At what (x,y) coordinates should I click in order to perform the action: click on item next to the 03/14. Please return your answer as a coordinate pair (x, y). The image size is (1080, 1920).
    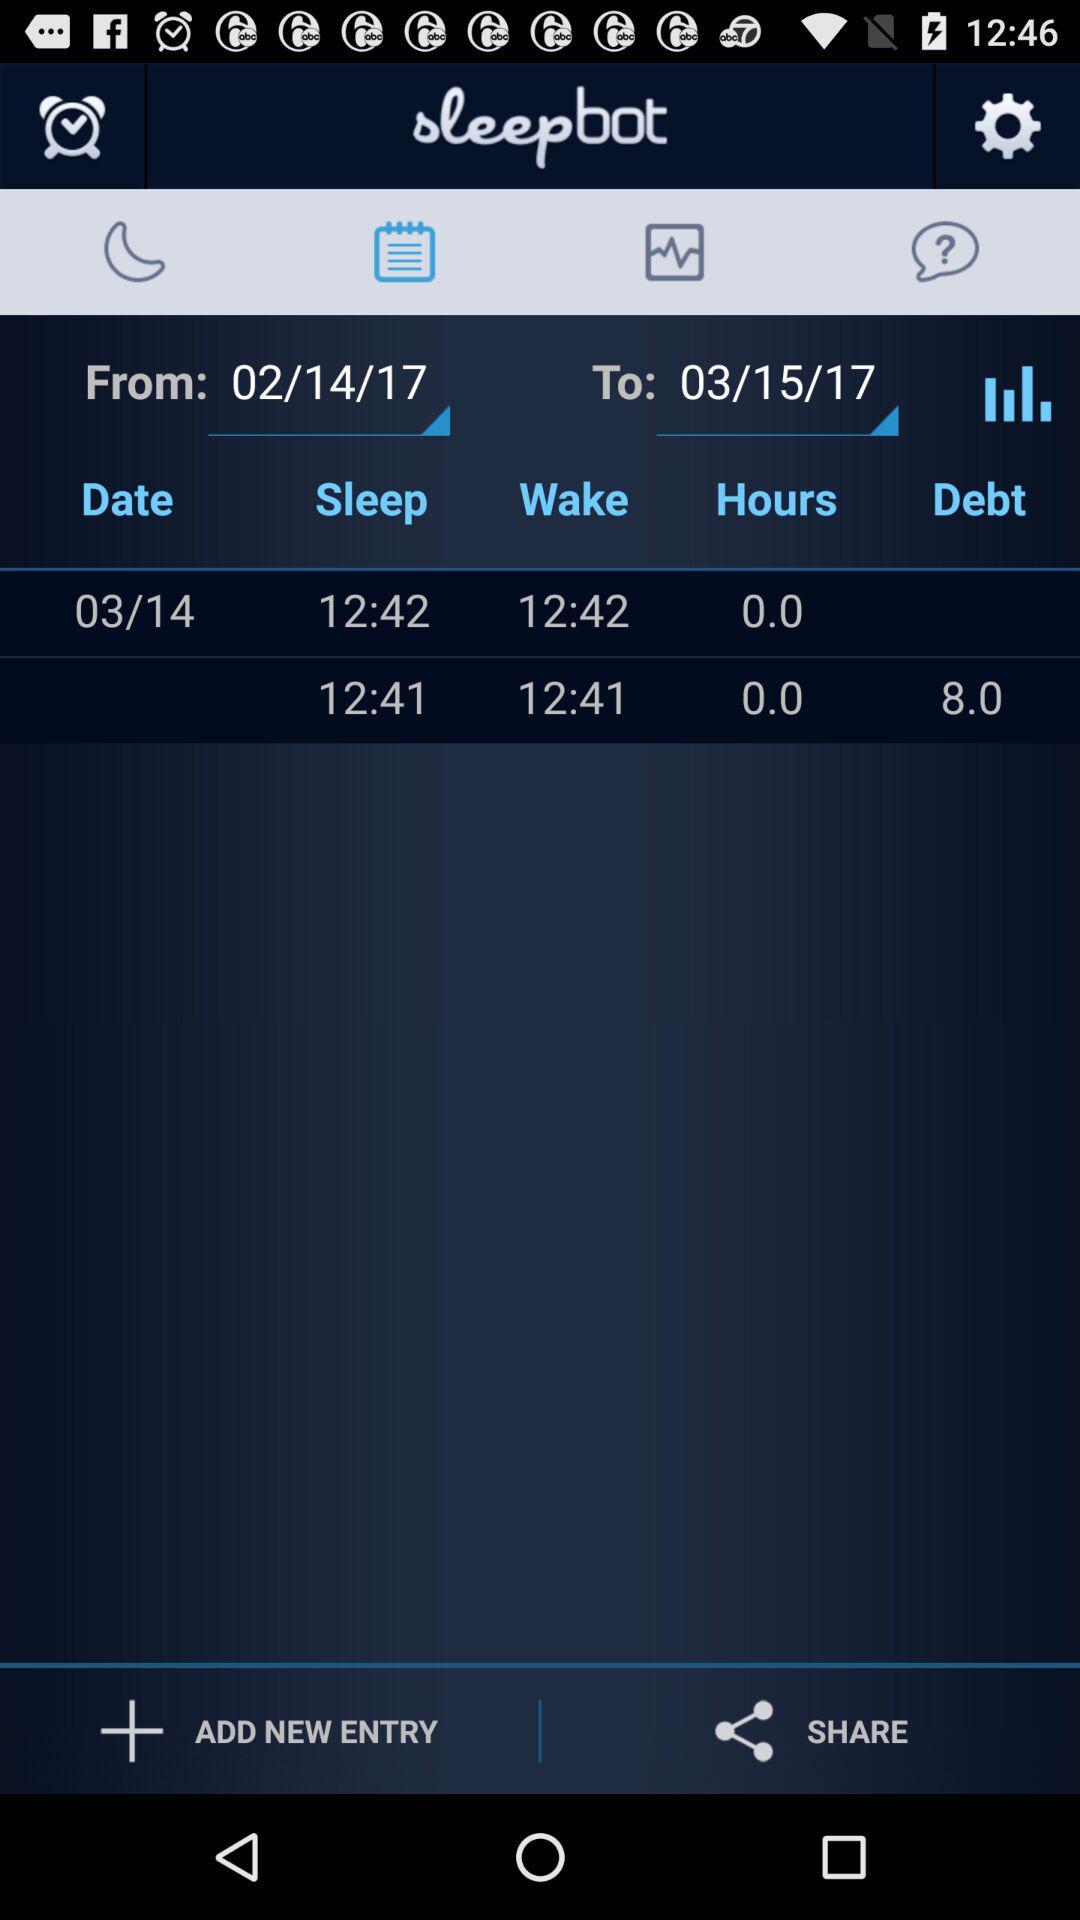
    Looking at the image, I should click on (41, 612).